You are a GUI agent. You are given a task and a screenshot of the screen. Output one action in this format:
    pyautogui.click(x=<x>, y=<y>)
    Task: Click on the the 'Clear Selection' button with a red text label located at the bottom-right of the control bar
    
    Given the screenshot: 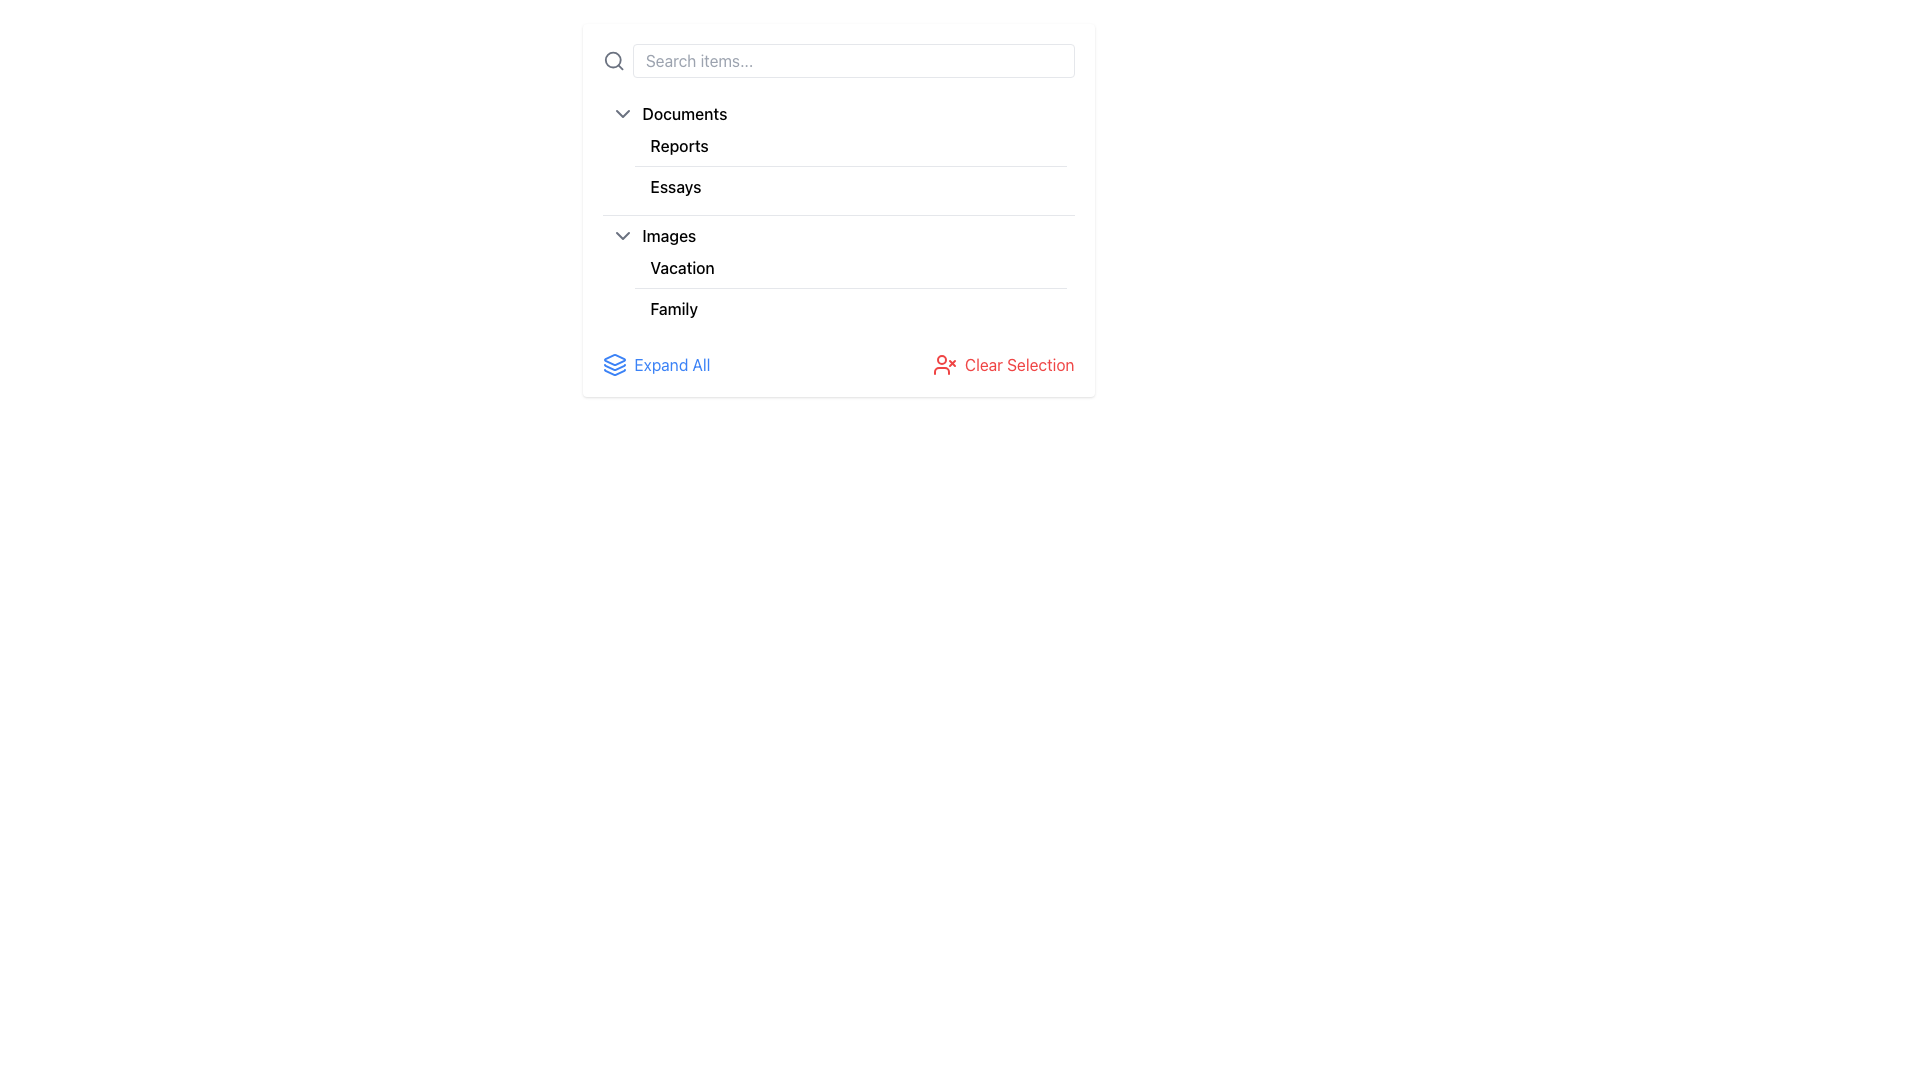 What is the action you would take?
    pyautogui.click(x=1003, y=365)
    